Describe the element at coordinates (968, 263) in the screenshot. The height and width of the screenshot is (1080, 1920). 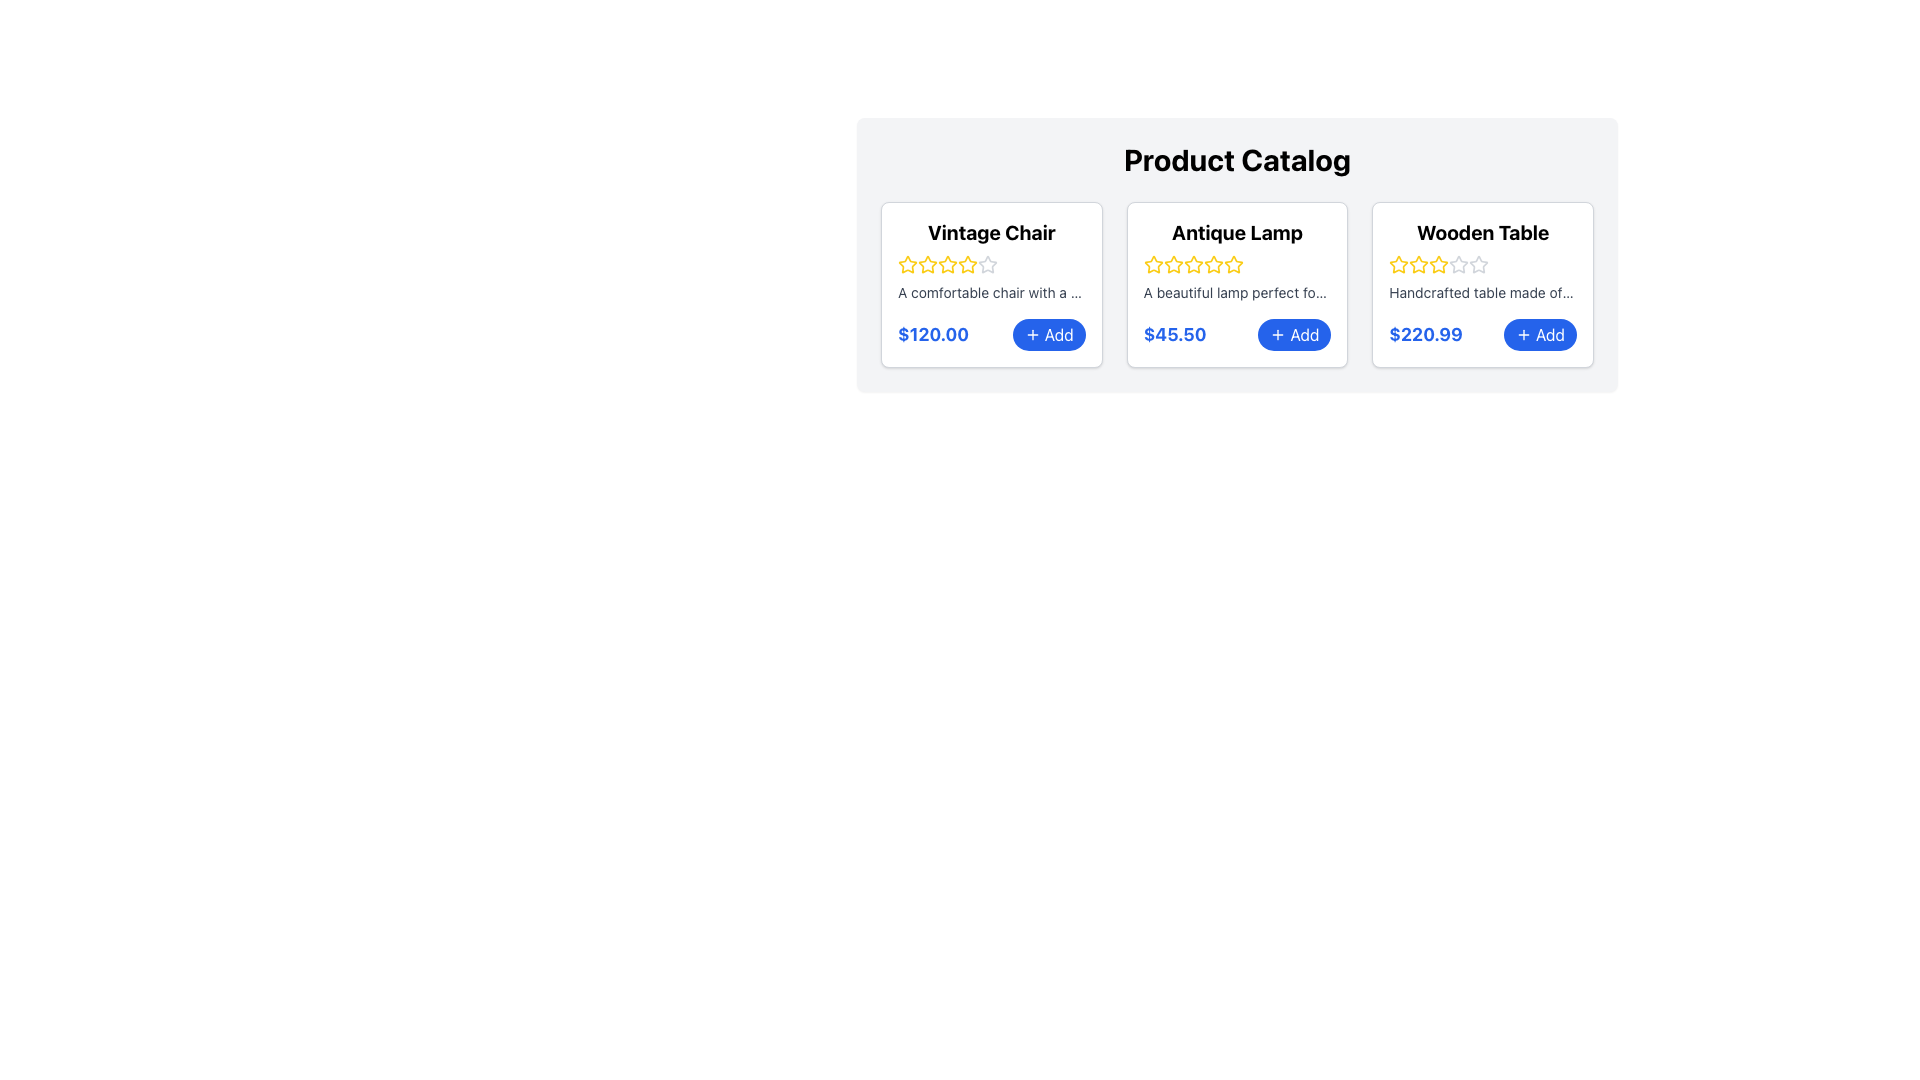
I see `the second yellow star icon in the rating interface for the 'Vintage Chair' product` at that location.